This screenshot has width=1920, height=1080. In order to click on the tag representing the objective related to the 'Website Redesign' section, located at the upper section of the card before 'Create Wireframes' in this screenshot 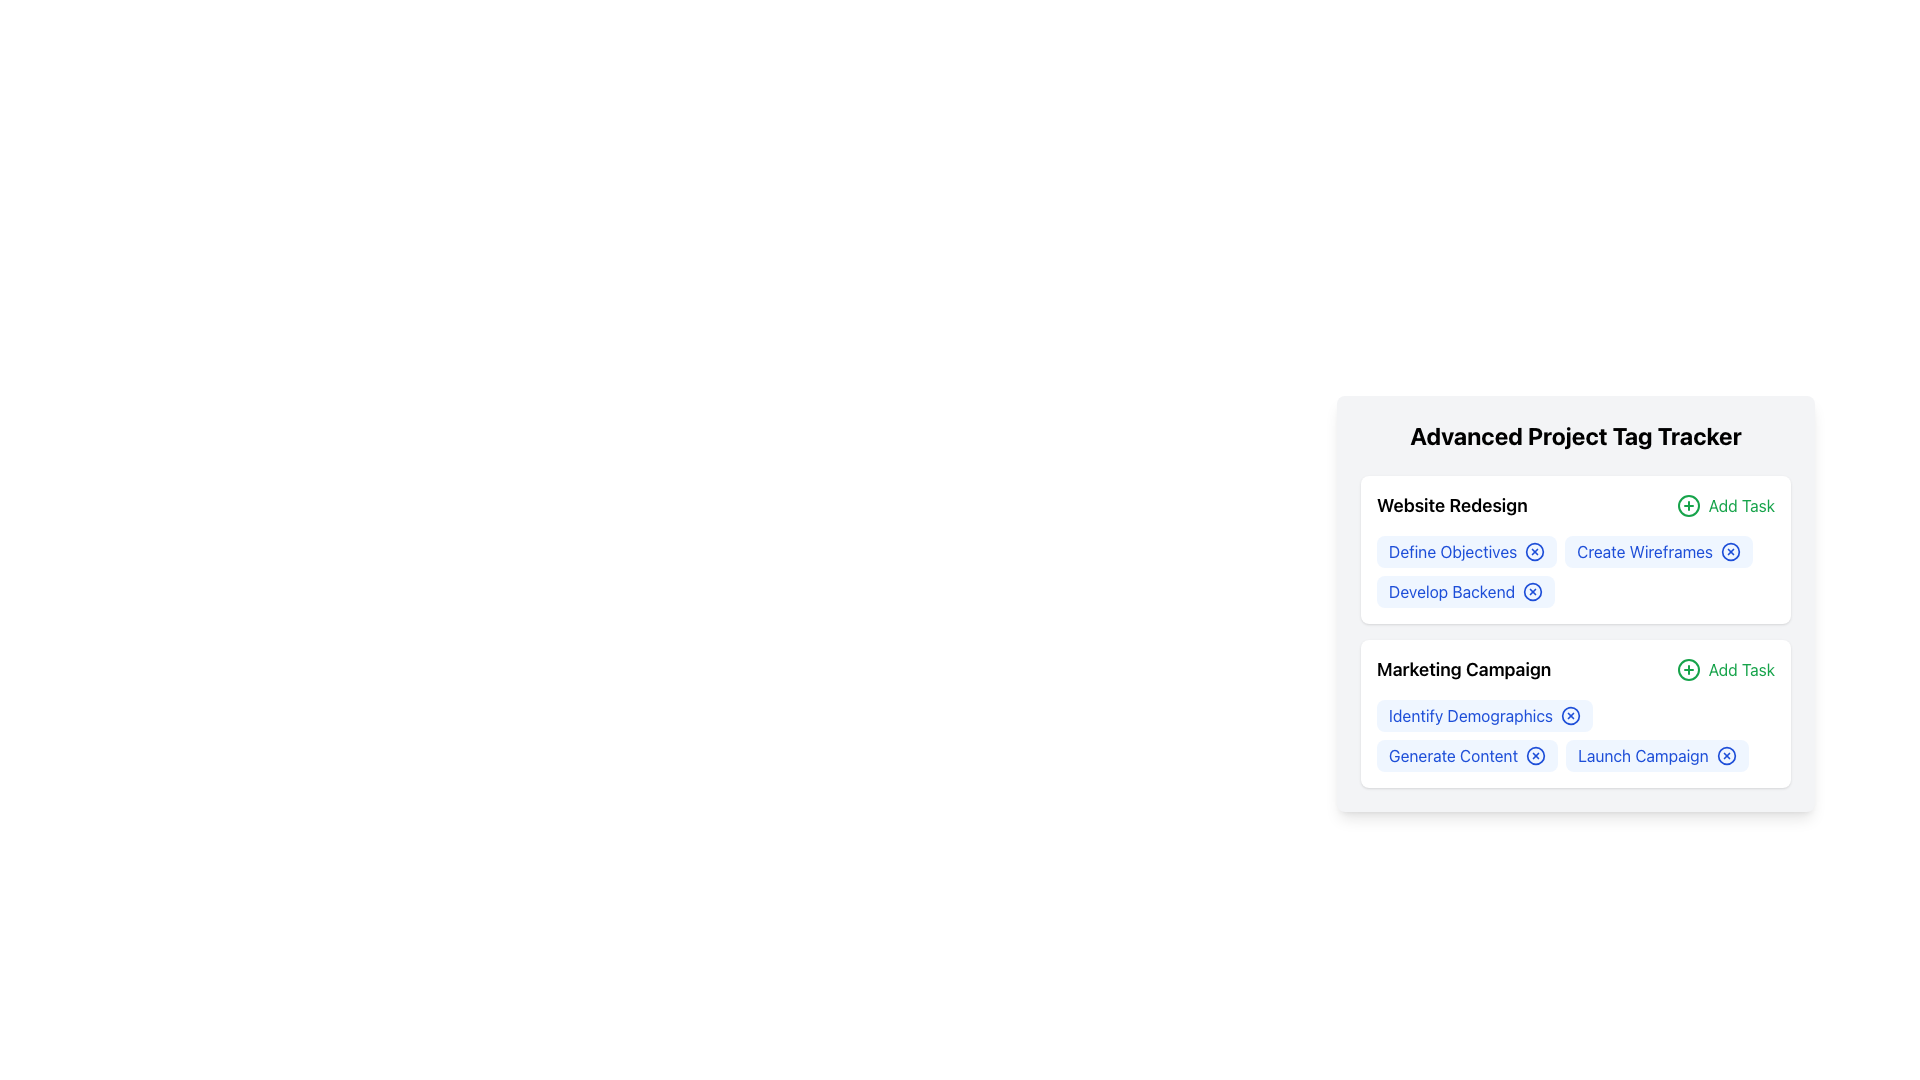, I will do `click(1467, 551)`.